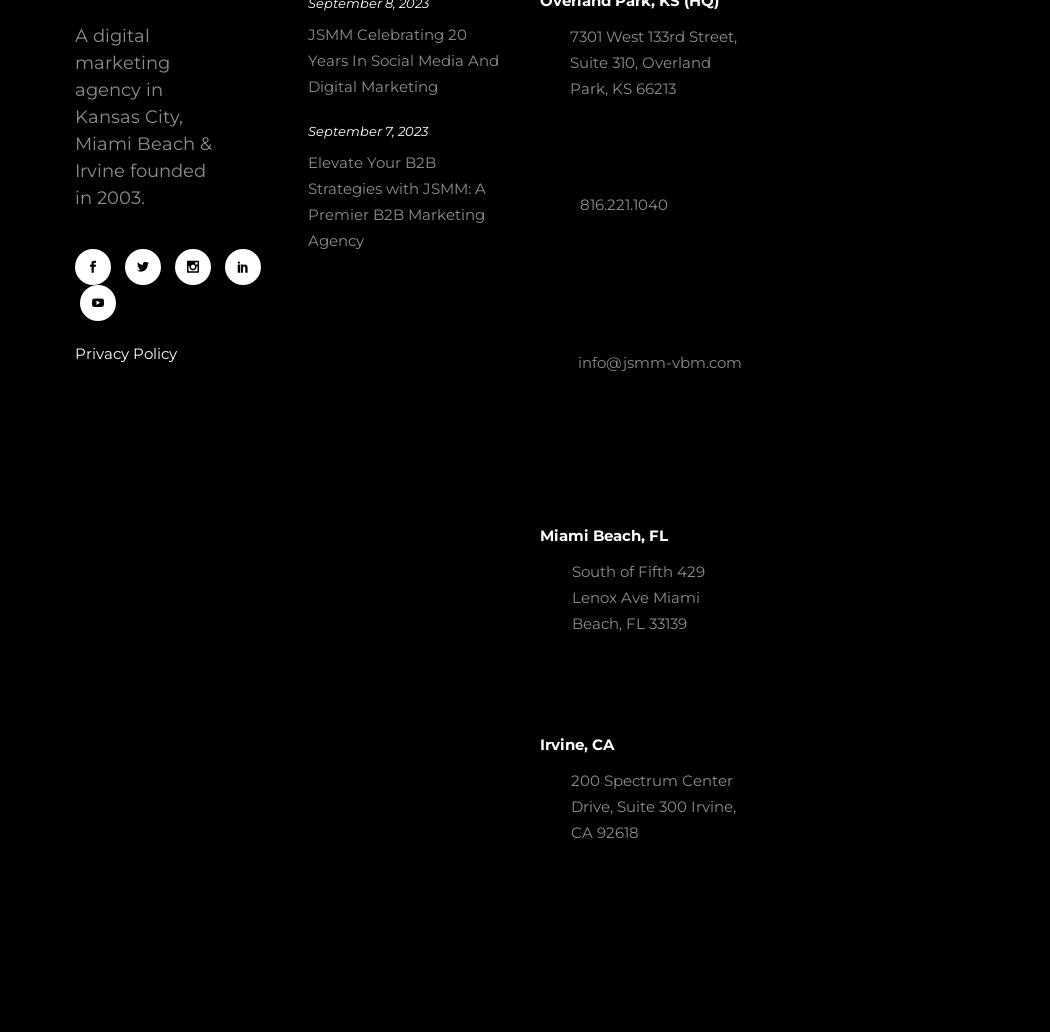 This screenshot has width=1050, height=1032. I want to click on 'Irvine, CA', so click(575, 743).